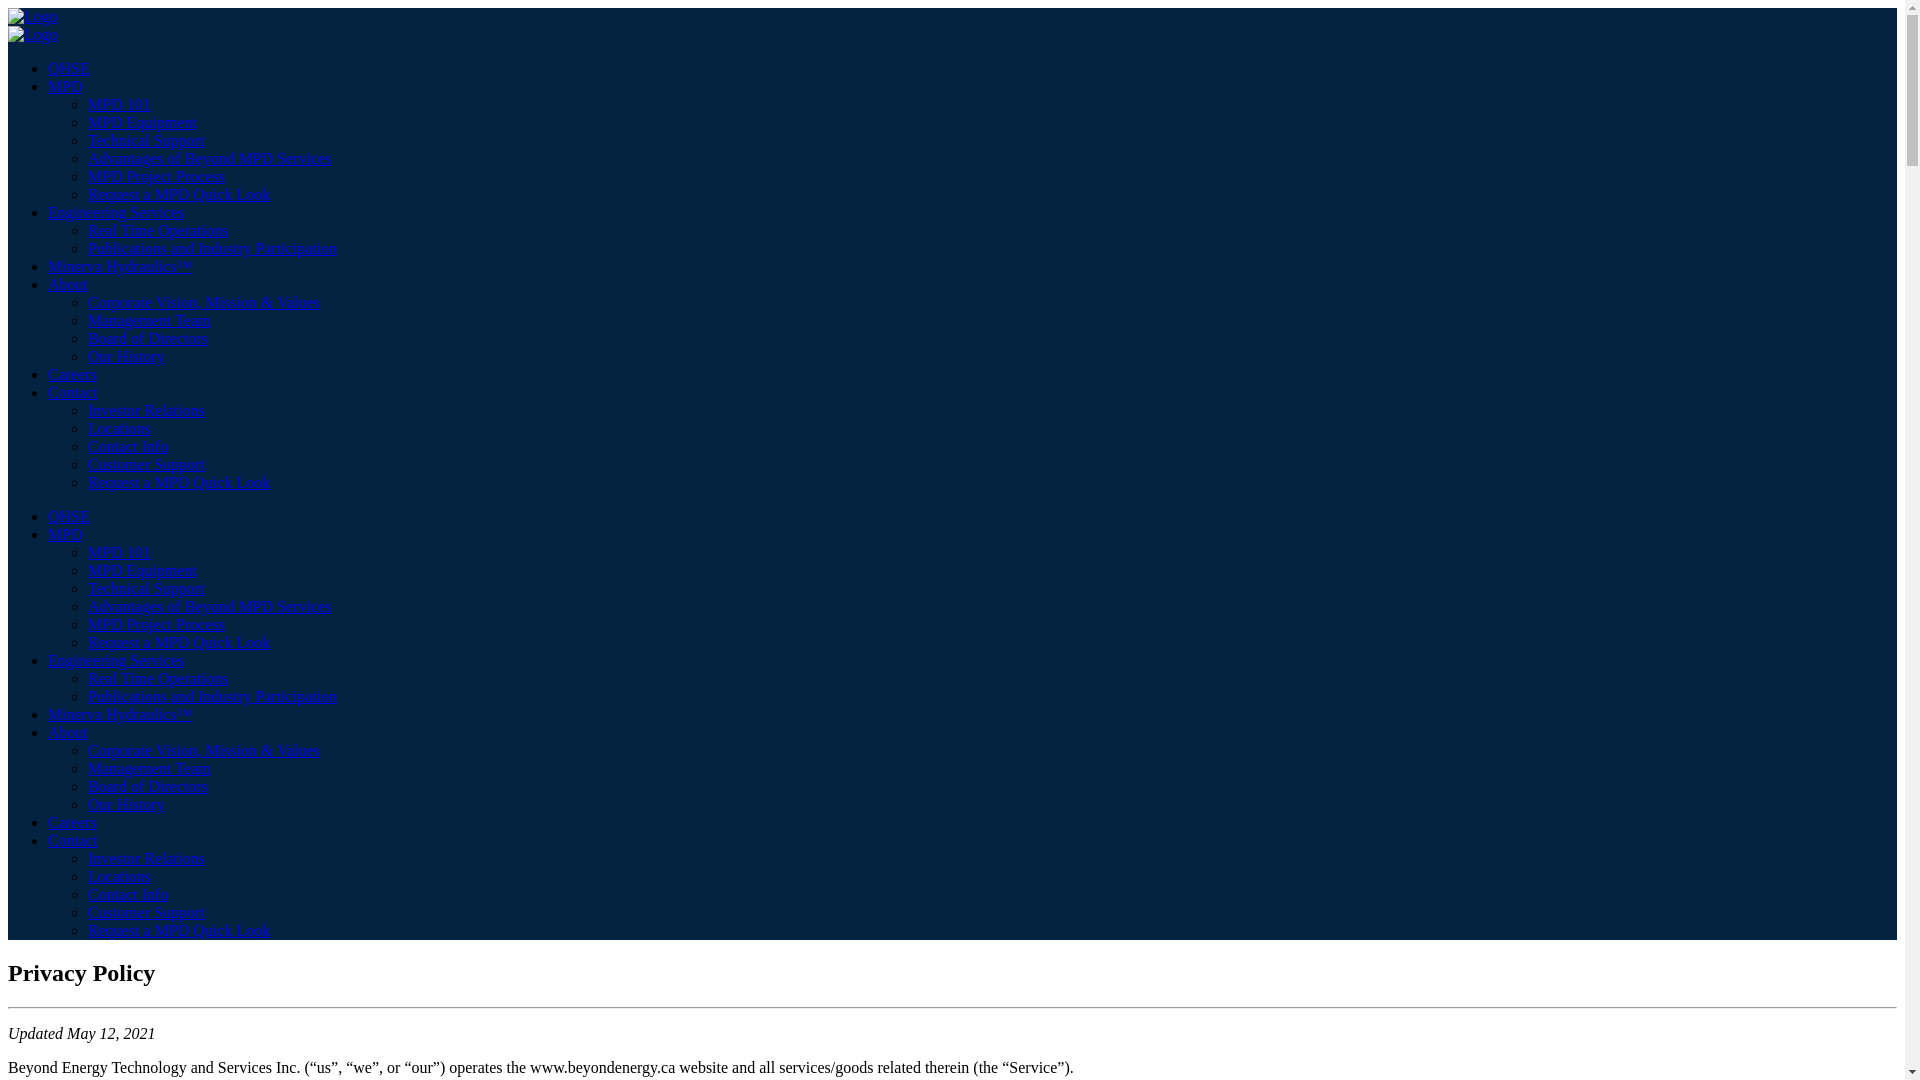  Describe the element at coordinates (48, 85) in the screenshot. I see `'MPD'` at that location.